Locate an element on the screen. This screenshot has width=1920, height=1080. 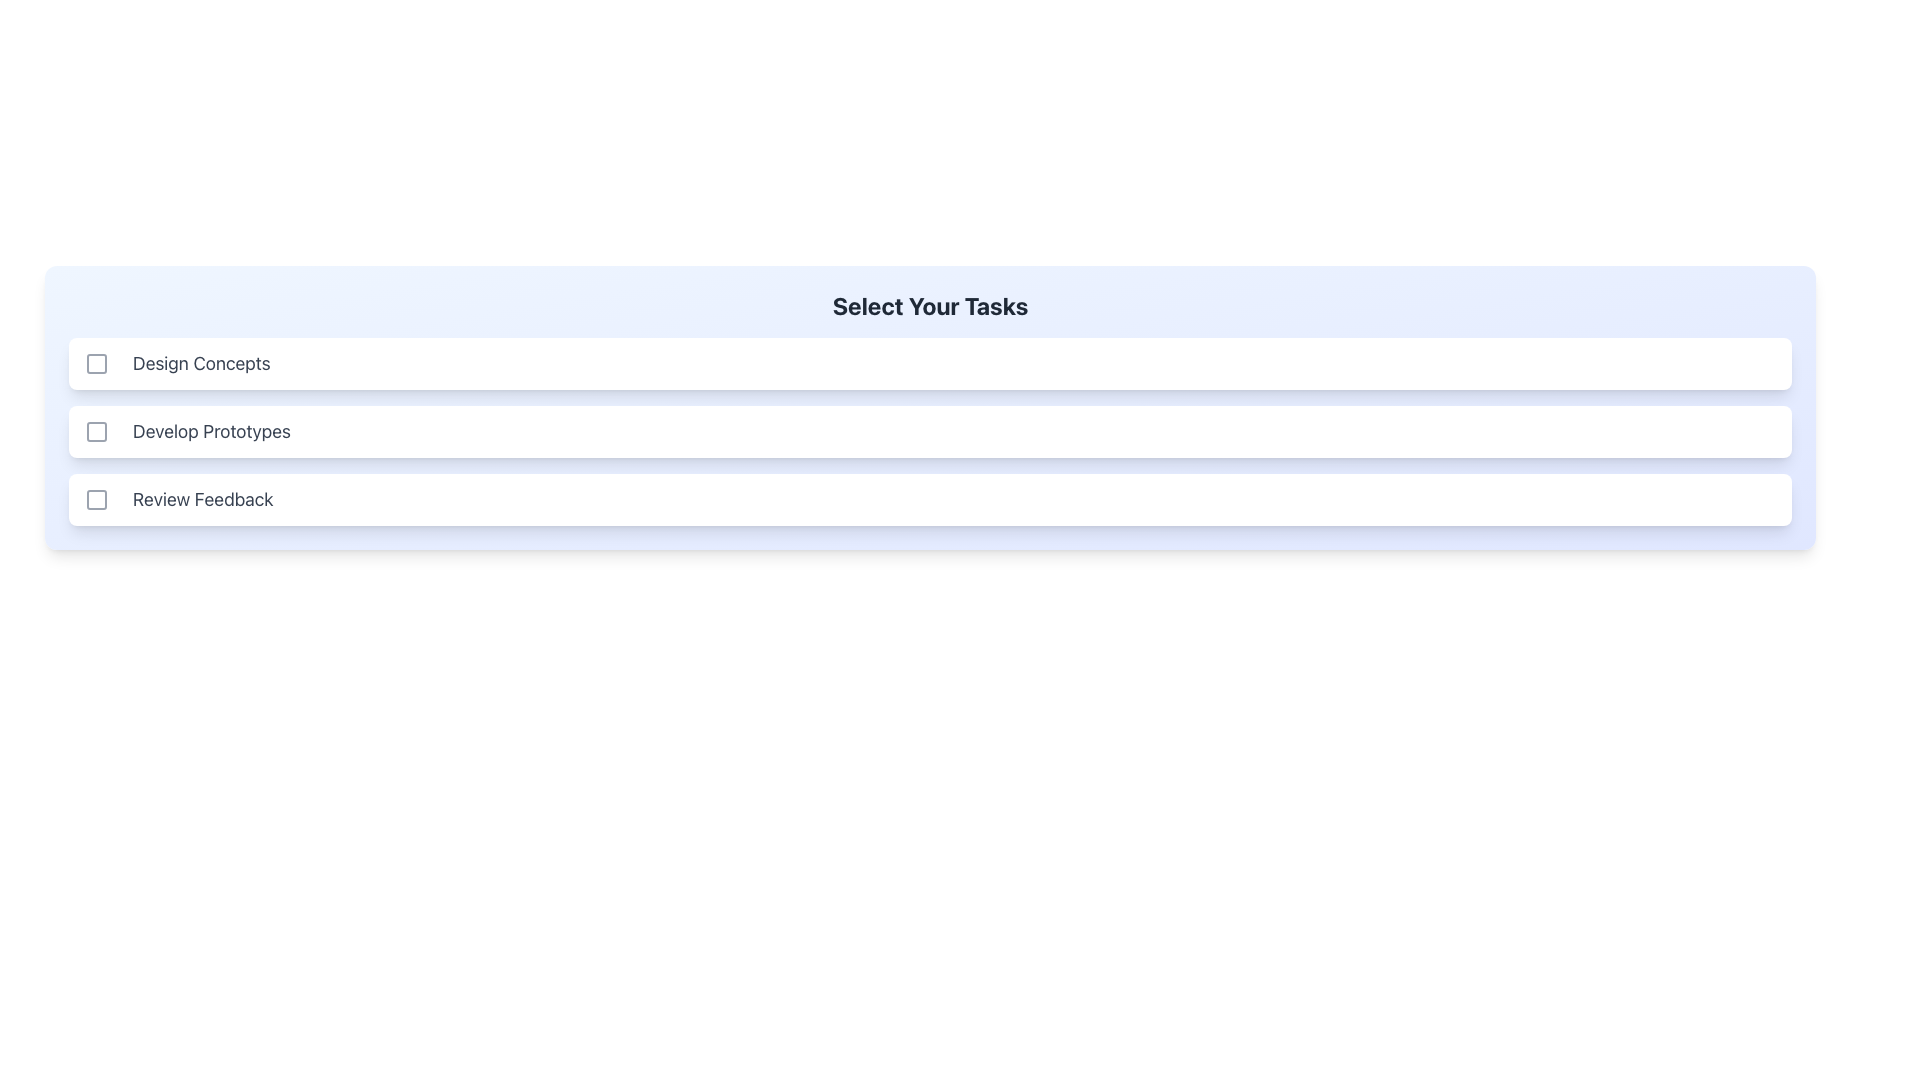
the Checkbox-like UI component located to the left of the 'Design Concepts' task item in the task selection interface is located at coordinates (95, 363).